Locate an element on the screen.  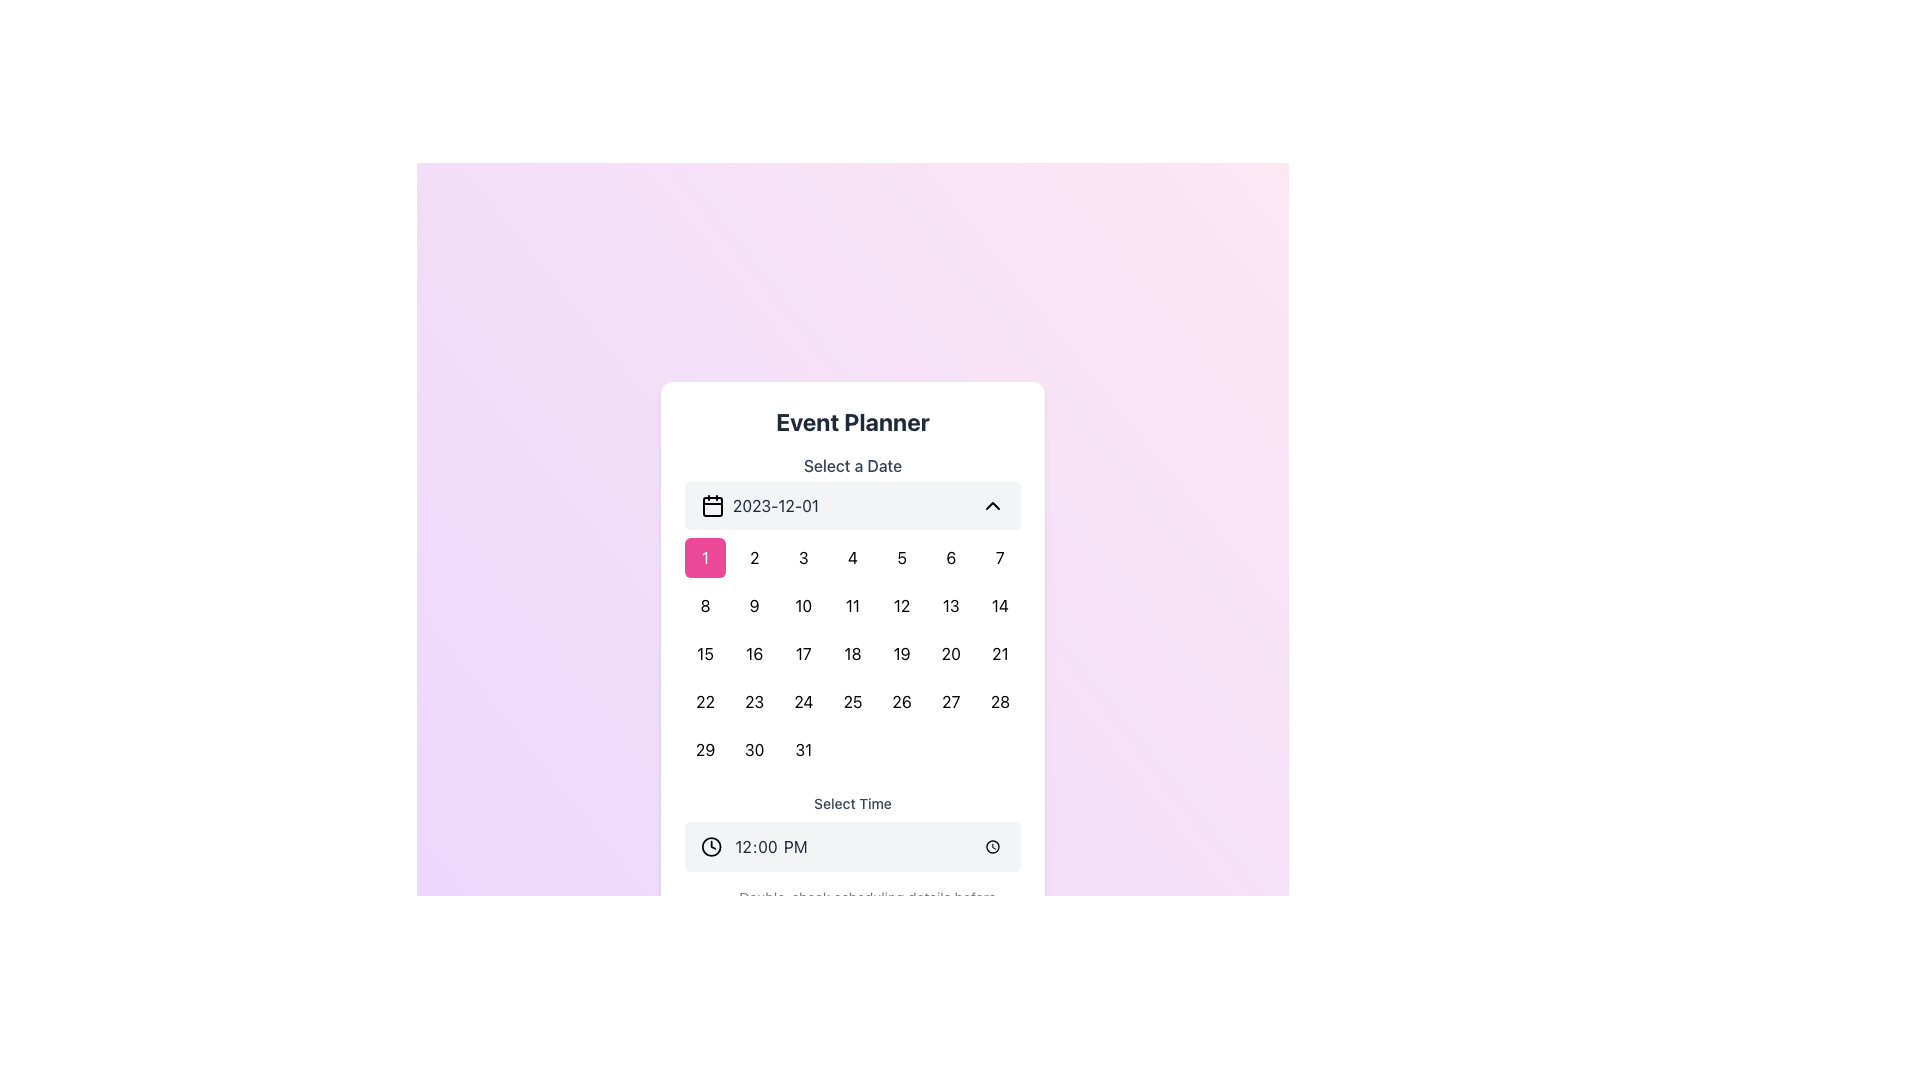
the fourth date button in the calendar grid is located at coordinates (853, 558).